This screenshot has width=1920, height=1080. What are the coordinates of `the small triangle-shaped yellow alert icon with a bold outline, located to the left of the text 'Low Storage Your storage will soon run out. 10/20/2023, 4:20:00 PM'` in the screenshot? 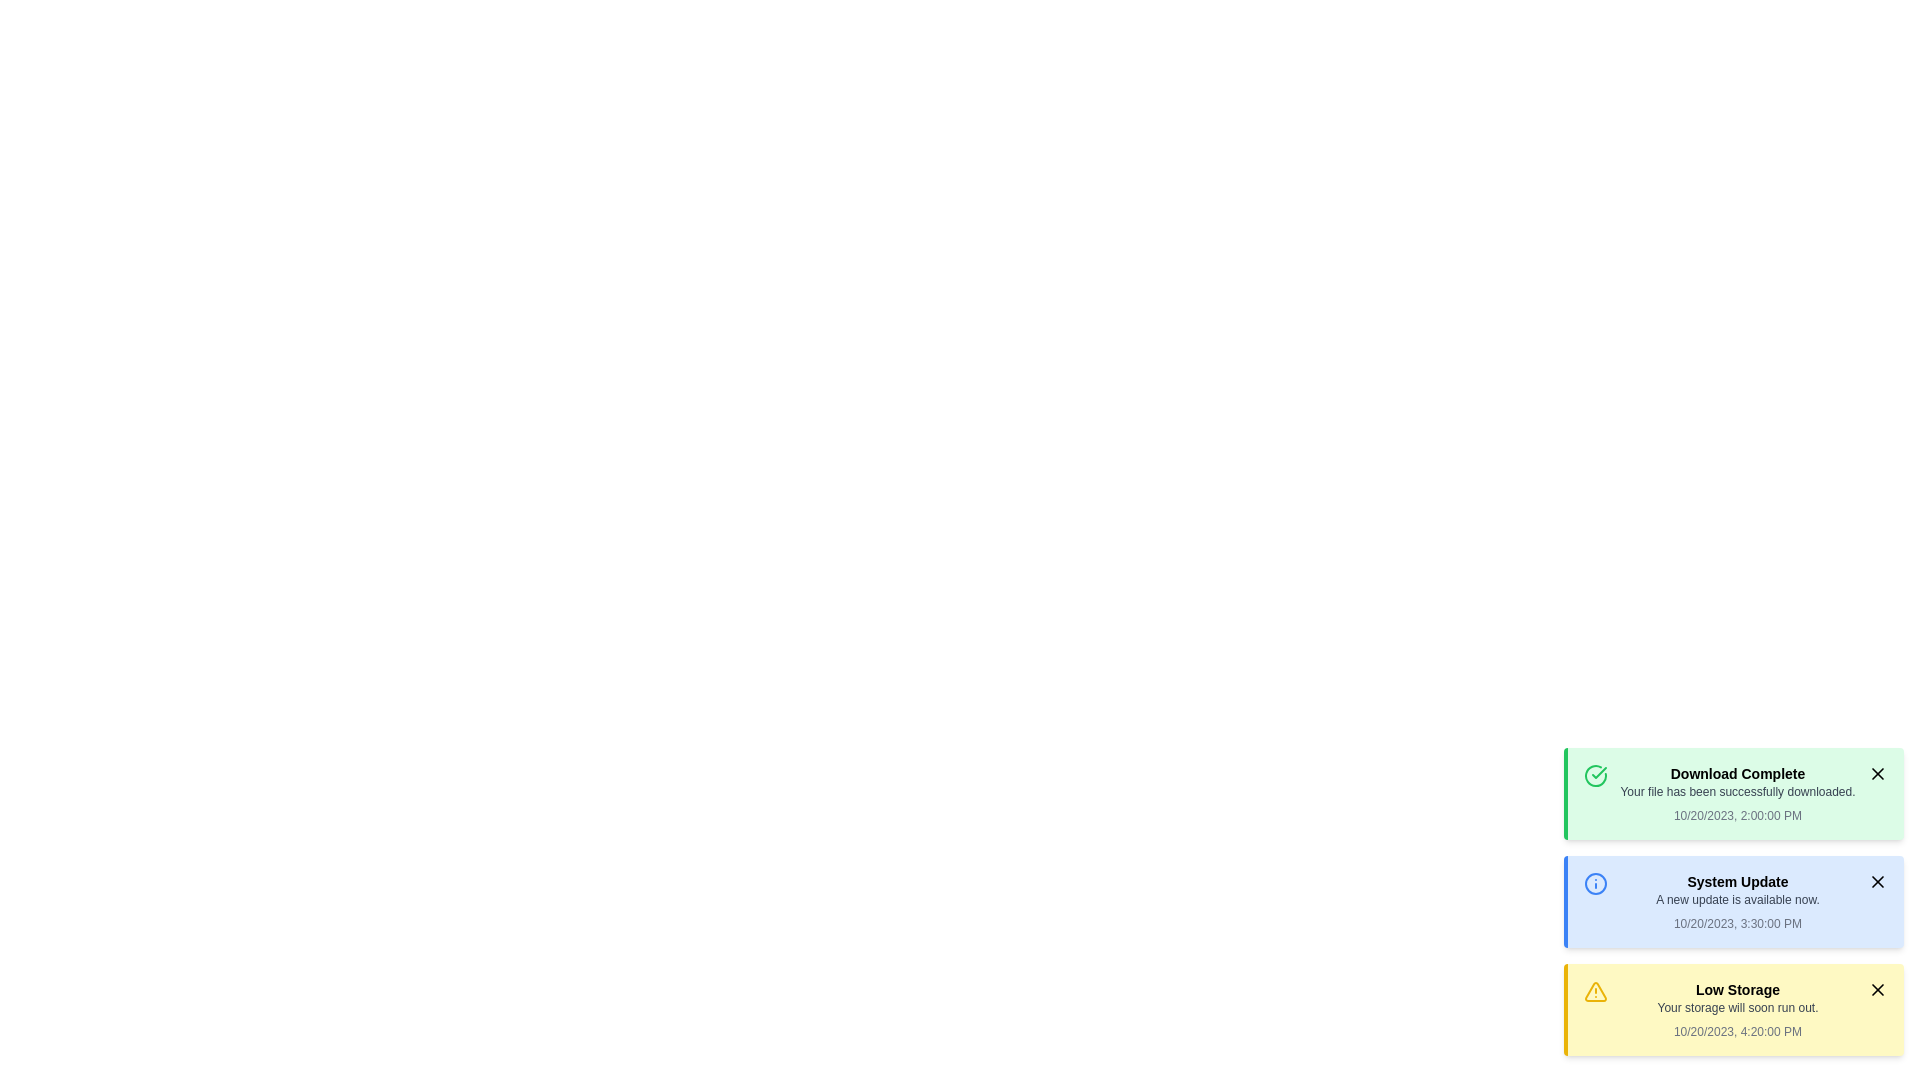 It's located at (1595, 991).